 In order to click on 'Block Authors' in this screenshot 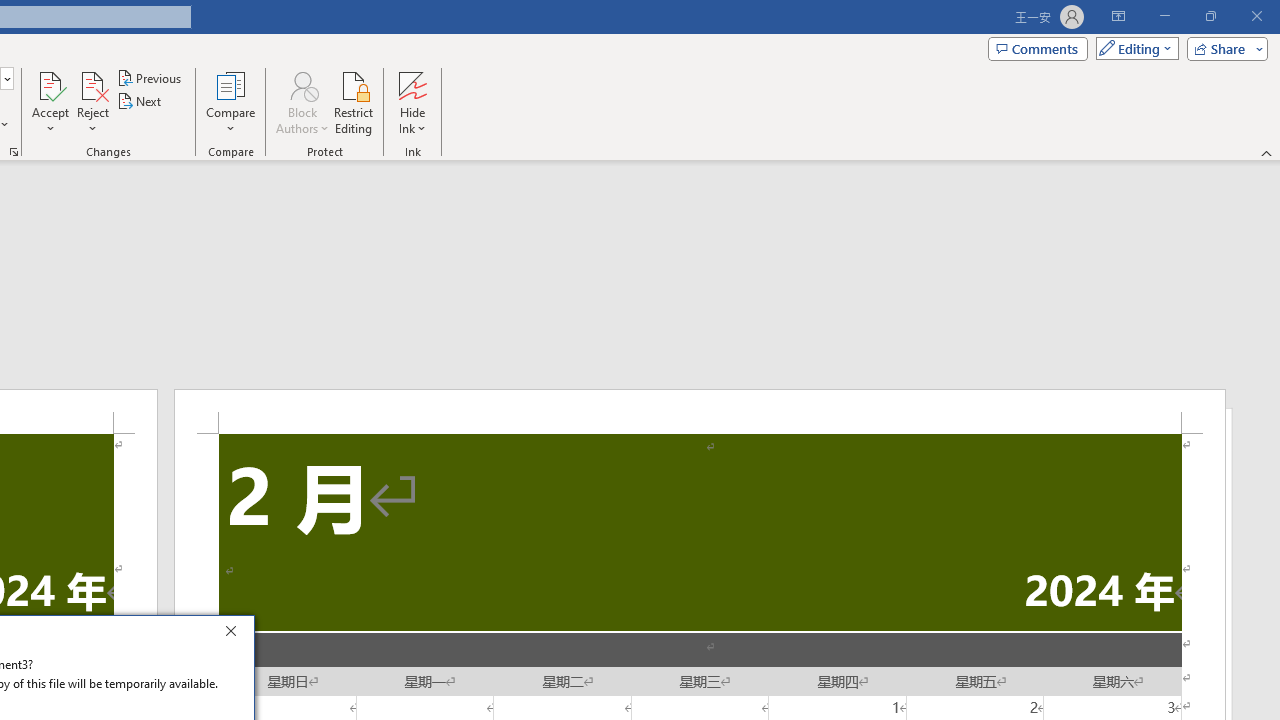, I will do `click(301, 84)`.